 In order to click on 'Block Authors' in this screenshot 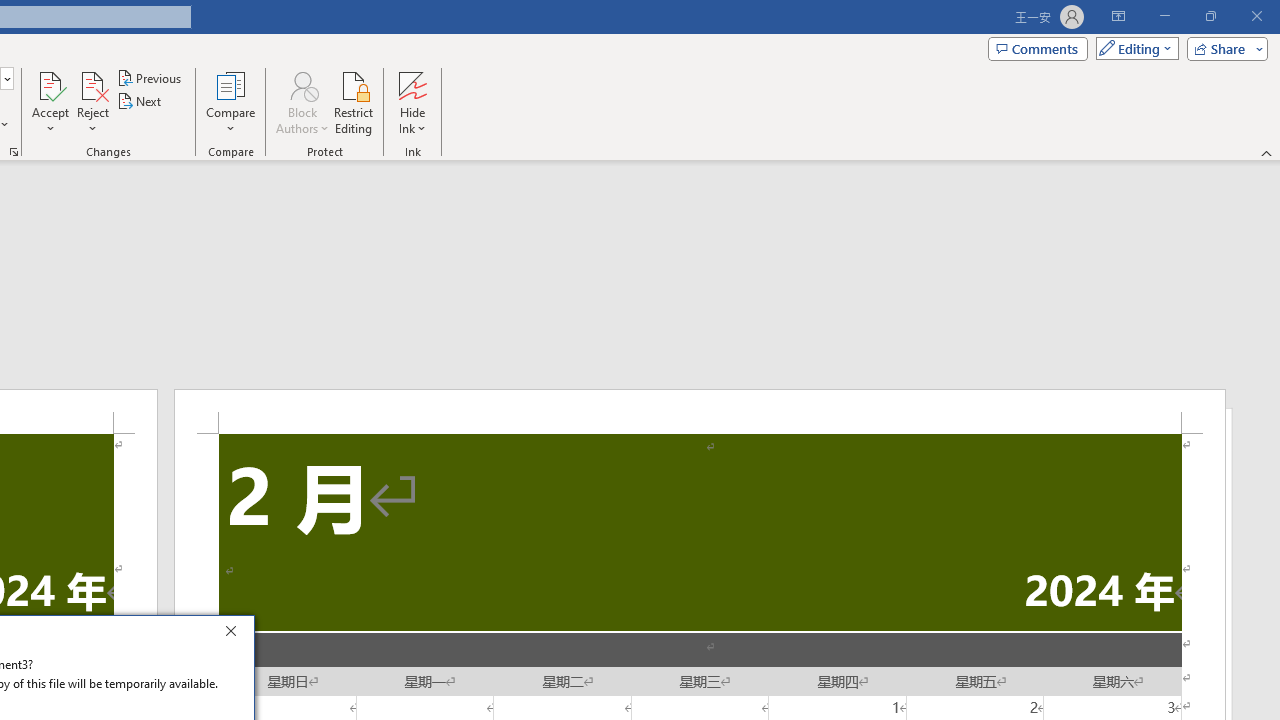, I will do `click(301, 84)`.